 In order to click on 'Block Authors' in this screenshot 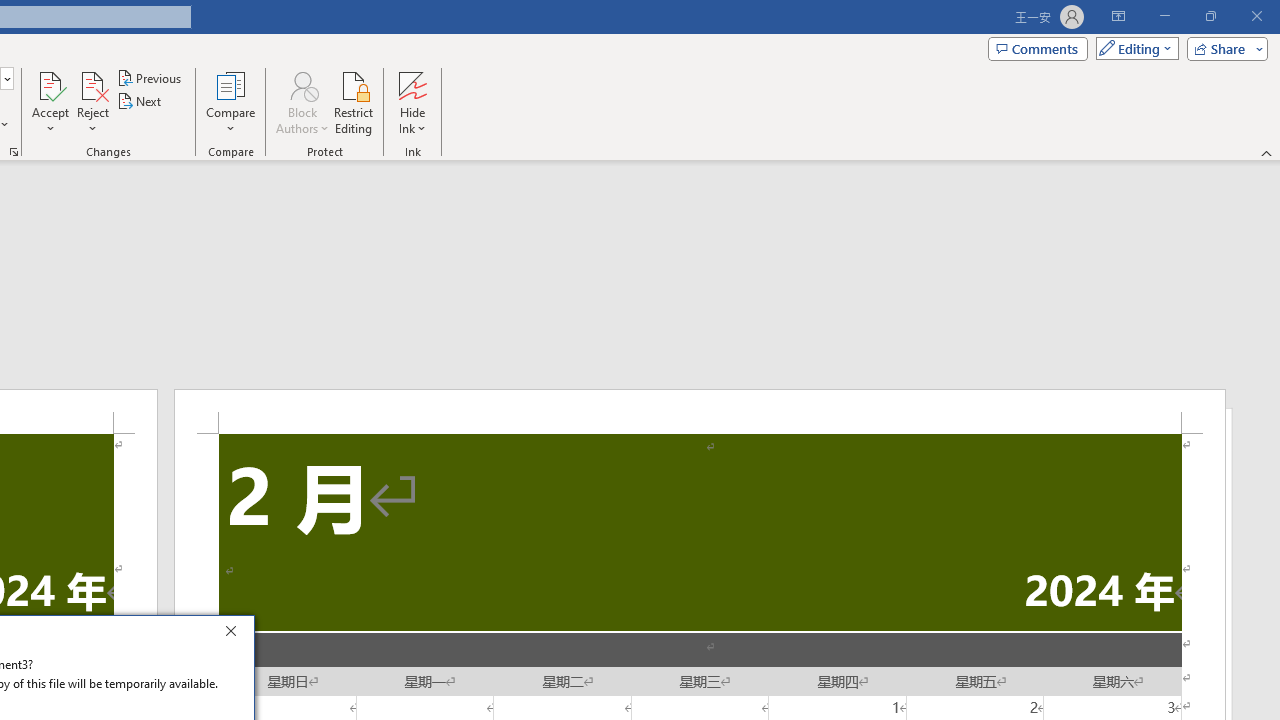, I will do `click(301, 84)`.